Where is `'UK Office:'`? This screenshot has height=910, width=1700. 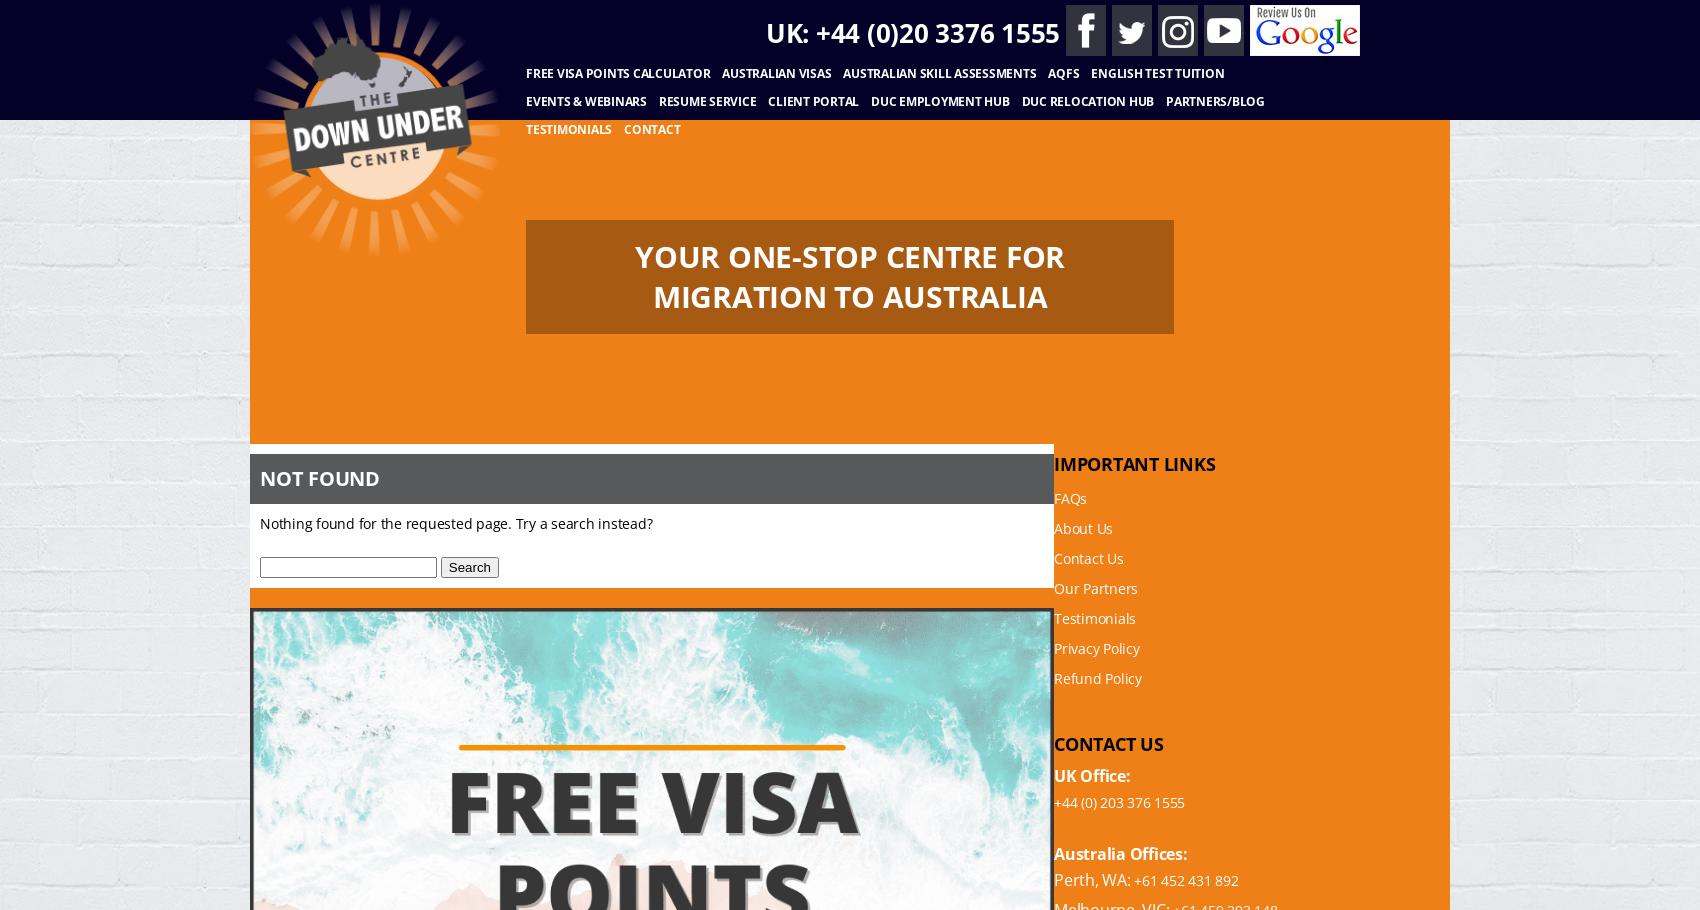
'UK Office:' is located at coordinates (1092, 775).